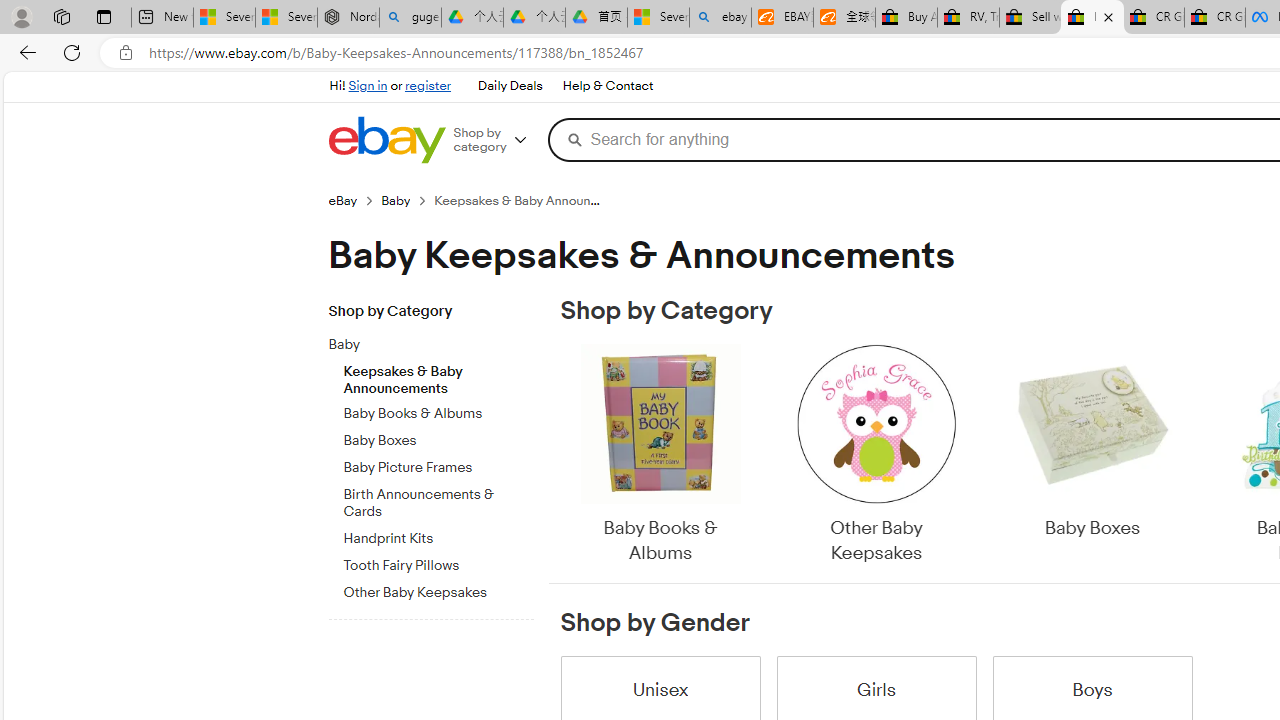 This screenshot has height=720, width=1280. Describe the element at coordinates (605, 85) in the screenshot. I see `'Help & Contact'` at that location.